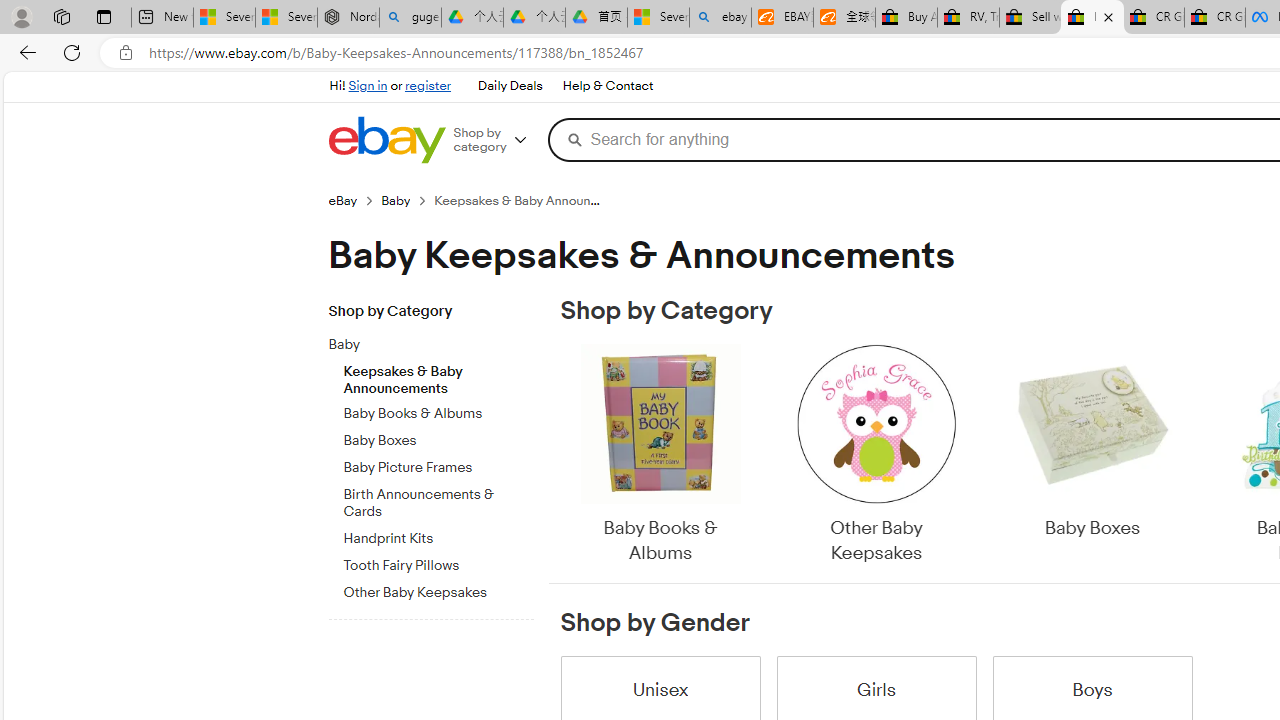 This screenshot has height=720, width=1280. Describe the element at coordinates (605, 85) in the screenshot. I see `'Help & Contact'` at that location.